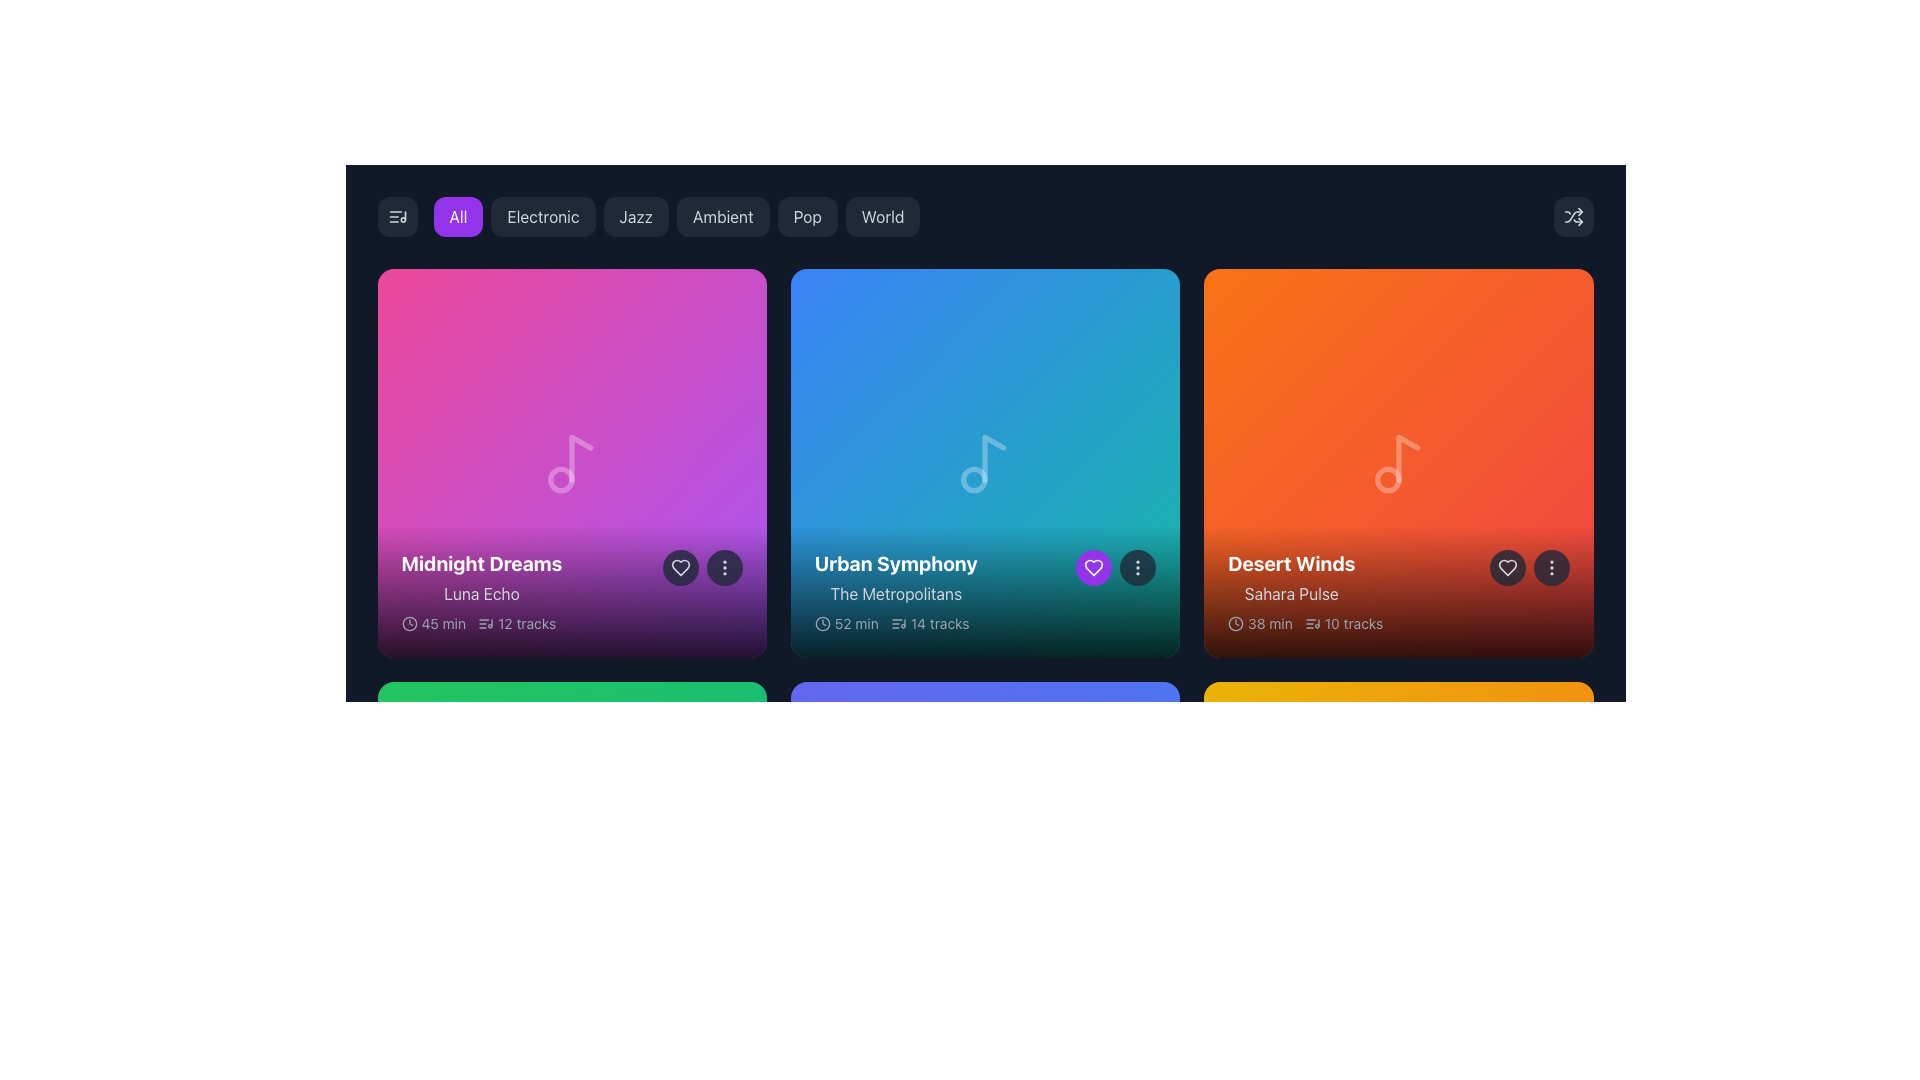 The image size is (1920, 1080). I want to click on the larger circular icon representing the clock face, which has a thin border and is part of the SVG illustration for 'Desert Winds', so click(1235, 623).